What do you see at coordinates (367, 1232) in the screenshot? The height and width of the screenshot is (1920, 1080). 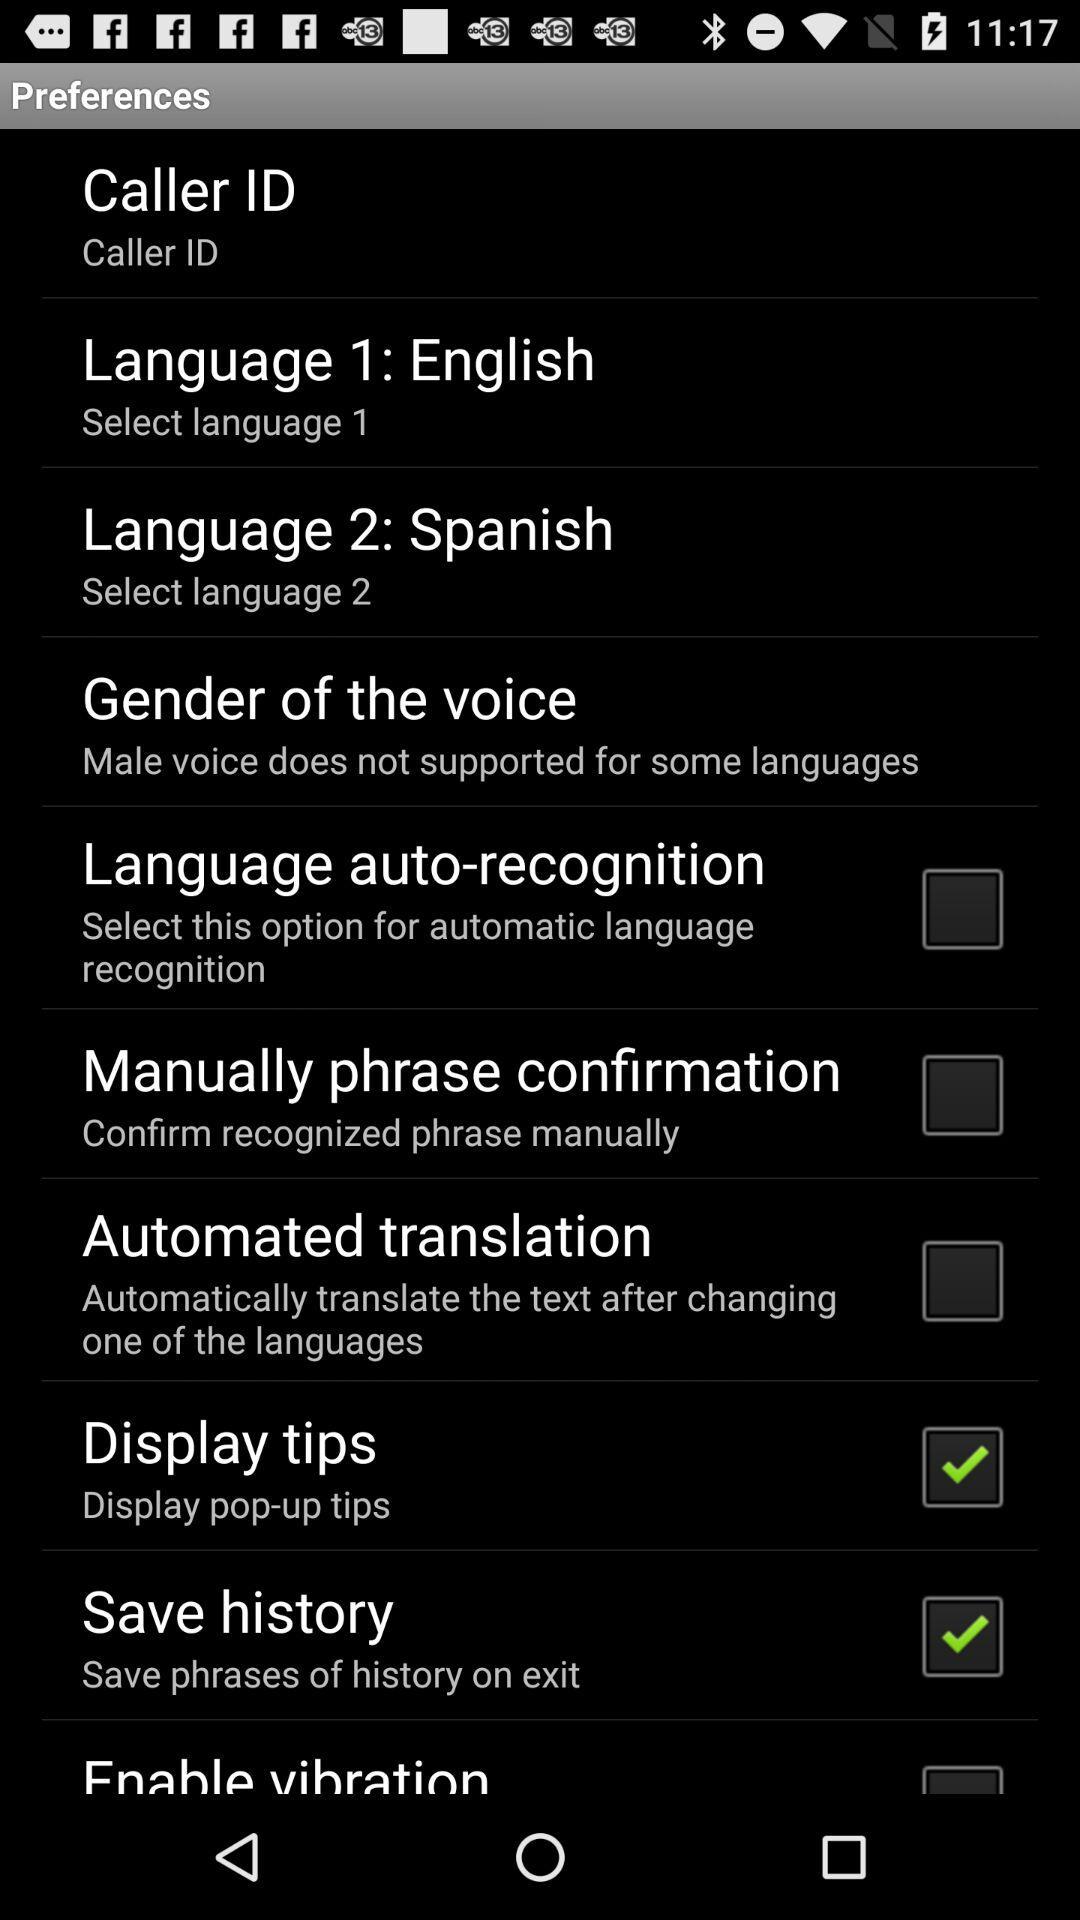 I see `automated translation` at bounding box center [367, 1232].